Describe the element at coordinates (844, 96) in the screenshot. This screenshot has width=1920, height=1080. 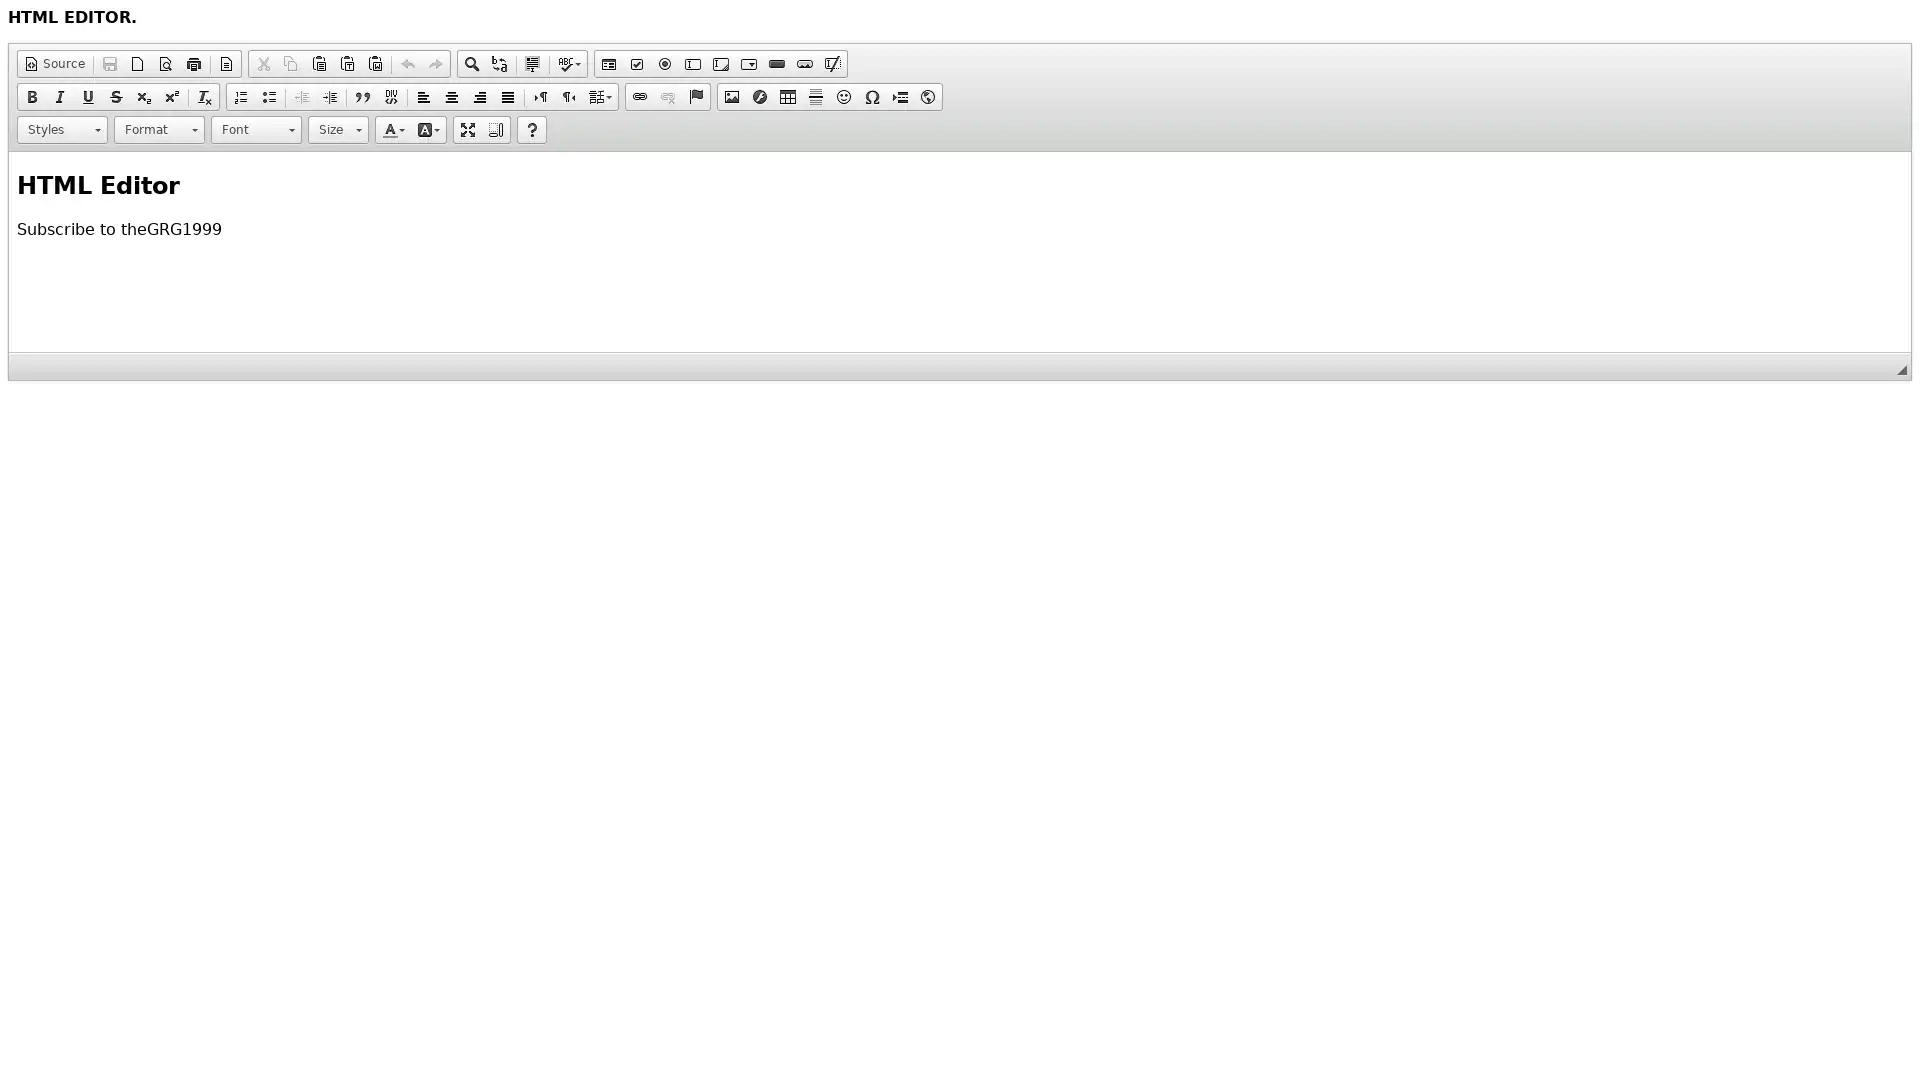
I see `Smiley` at that location.